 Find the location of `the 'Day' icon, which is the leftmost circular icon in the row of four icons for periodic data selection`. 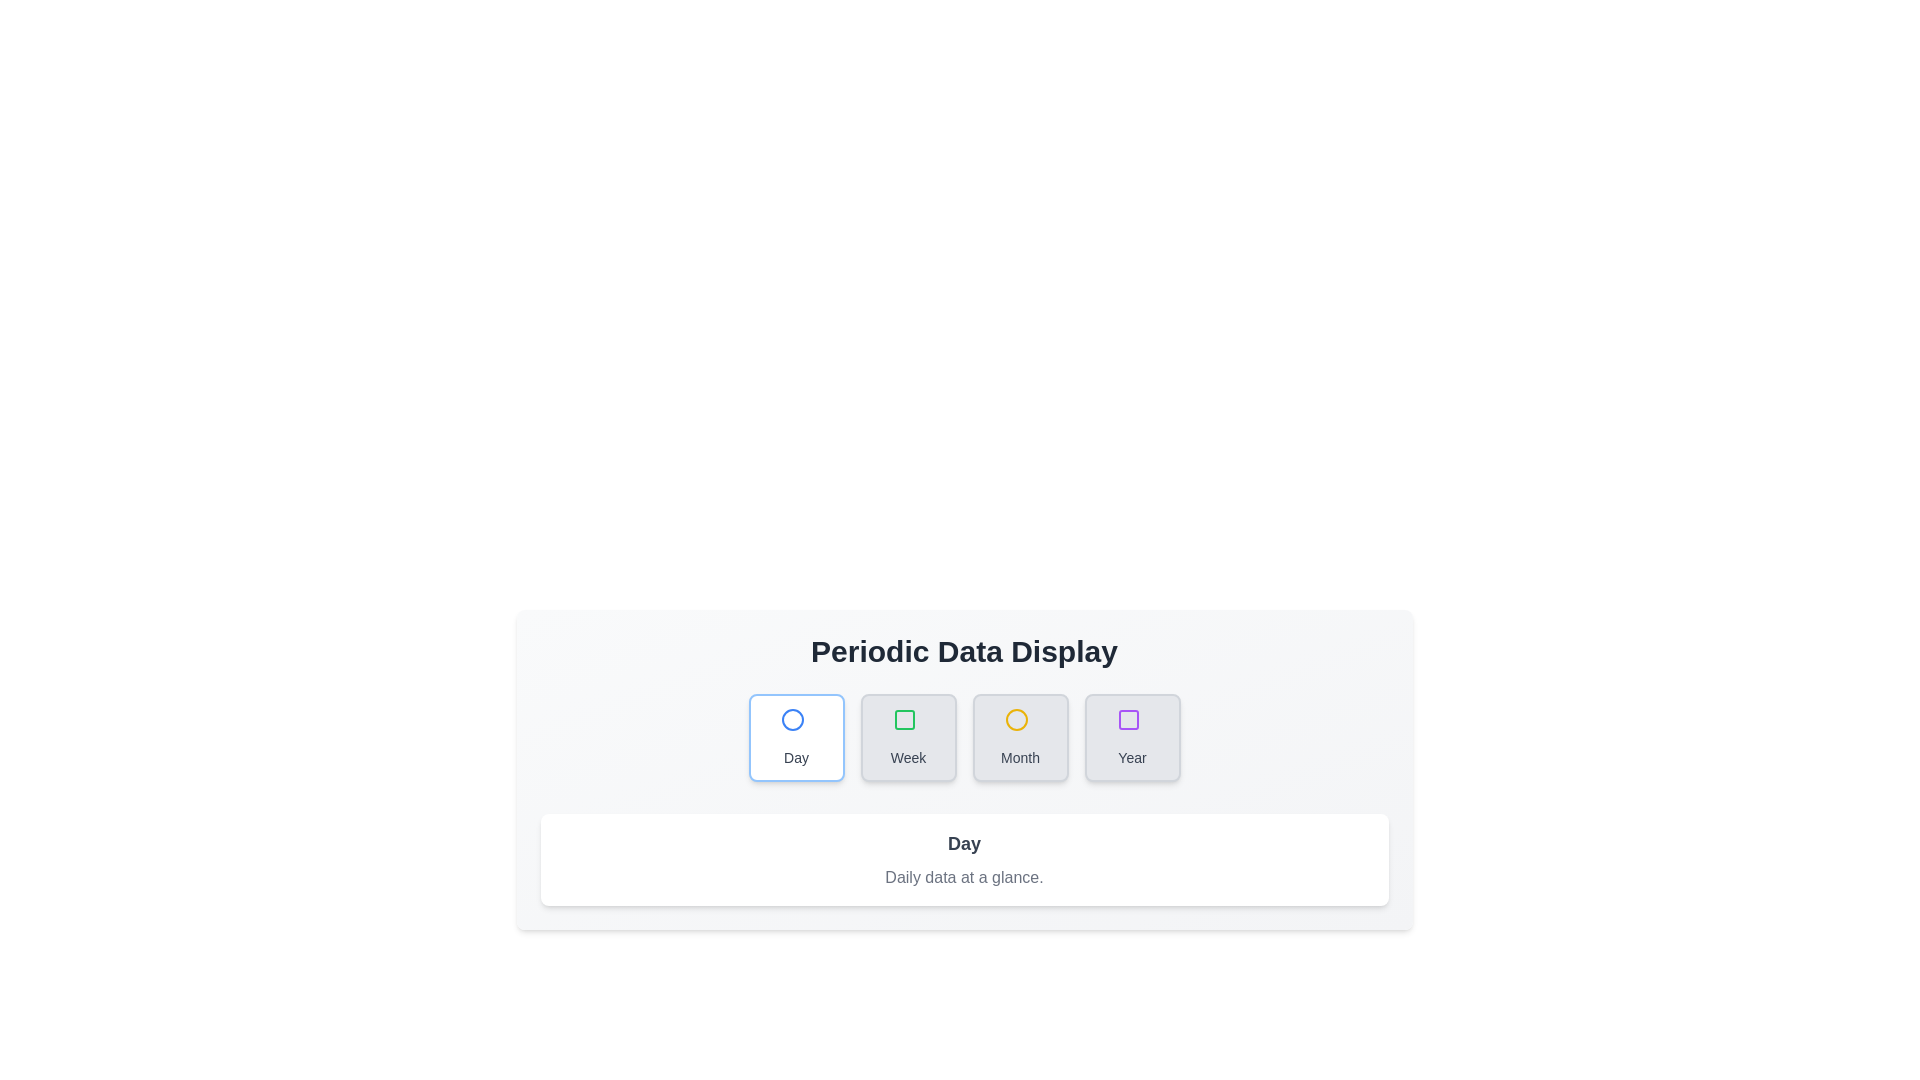

the 'Day' icon, which is the leftmost circular icon in the row of four icons for periodic data selection is located at coordinates (791, 720).